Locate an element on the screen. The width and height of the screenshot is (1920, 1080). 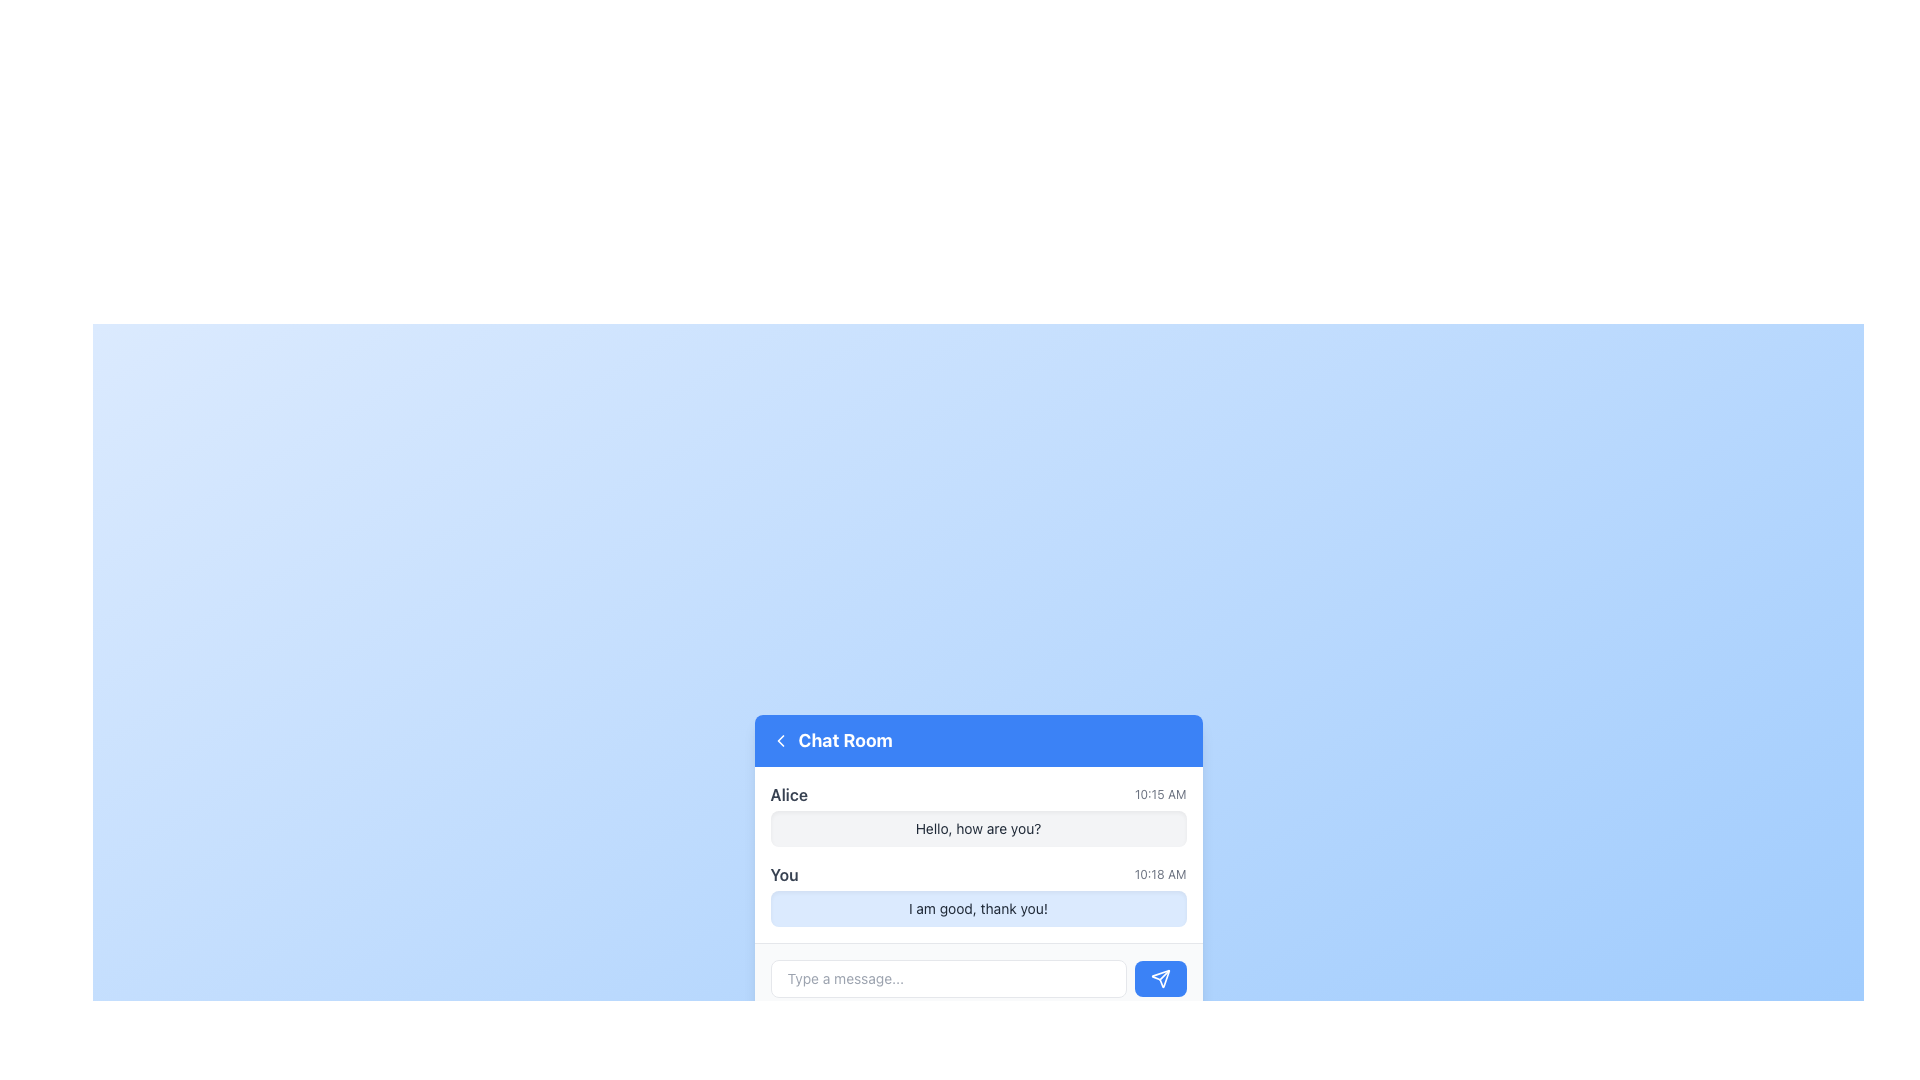
message content from the message bubble displaying 'Hello, how are you?' which is a rounded rectangle with a light gray background, located below the sender's name 'Alice' is located at coordinates (978, 828).